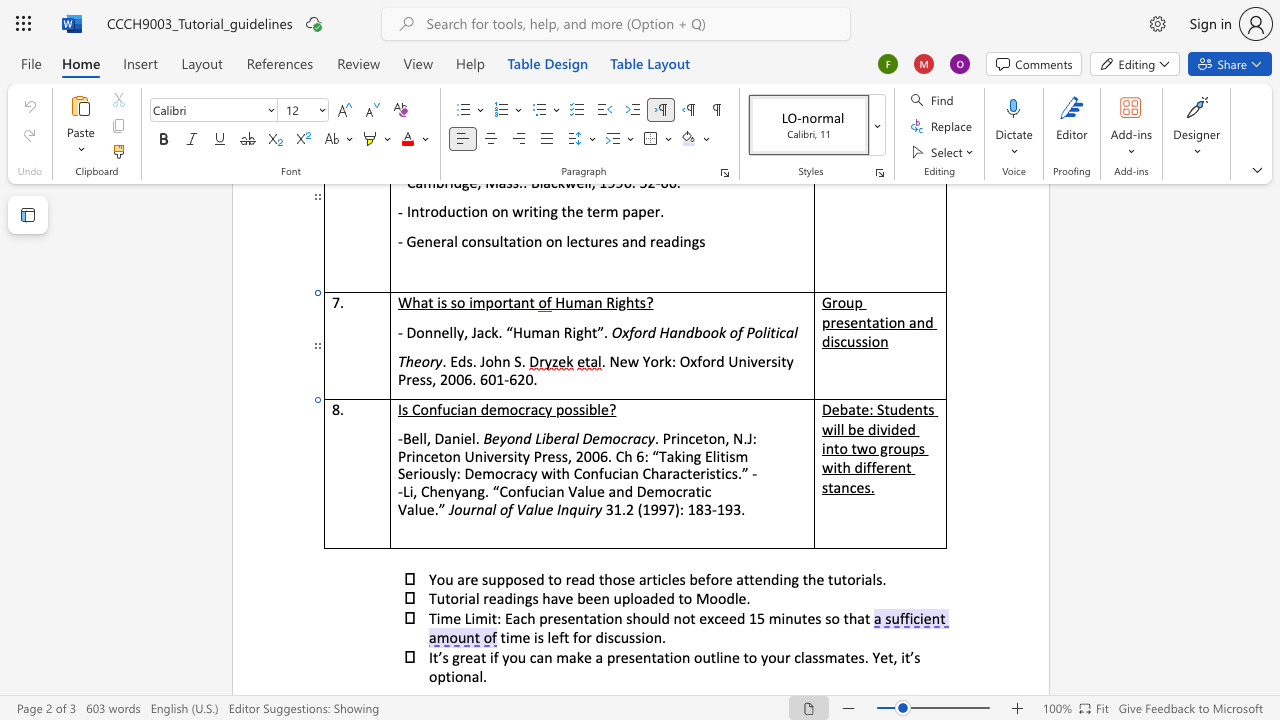  I want to click on the space between the continuous character "b" and "e" in the text, so click(856, 427).